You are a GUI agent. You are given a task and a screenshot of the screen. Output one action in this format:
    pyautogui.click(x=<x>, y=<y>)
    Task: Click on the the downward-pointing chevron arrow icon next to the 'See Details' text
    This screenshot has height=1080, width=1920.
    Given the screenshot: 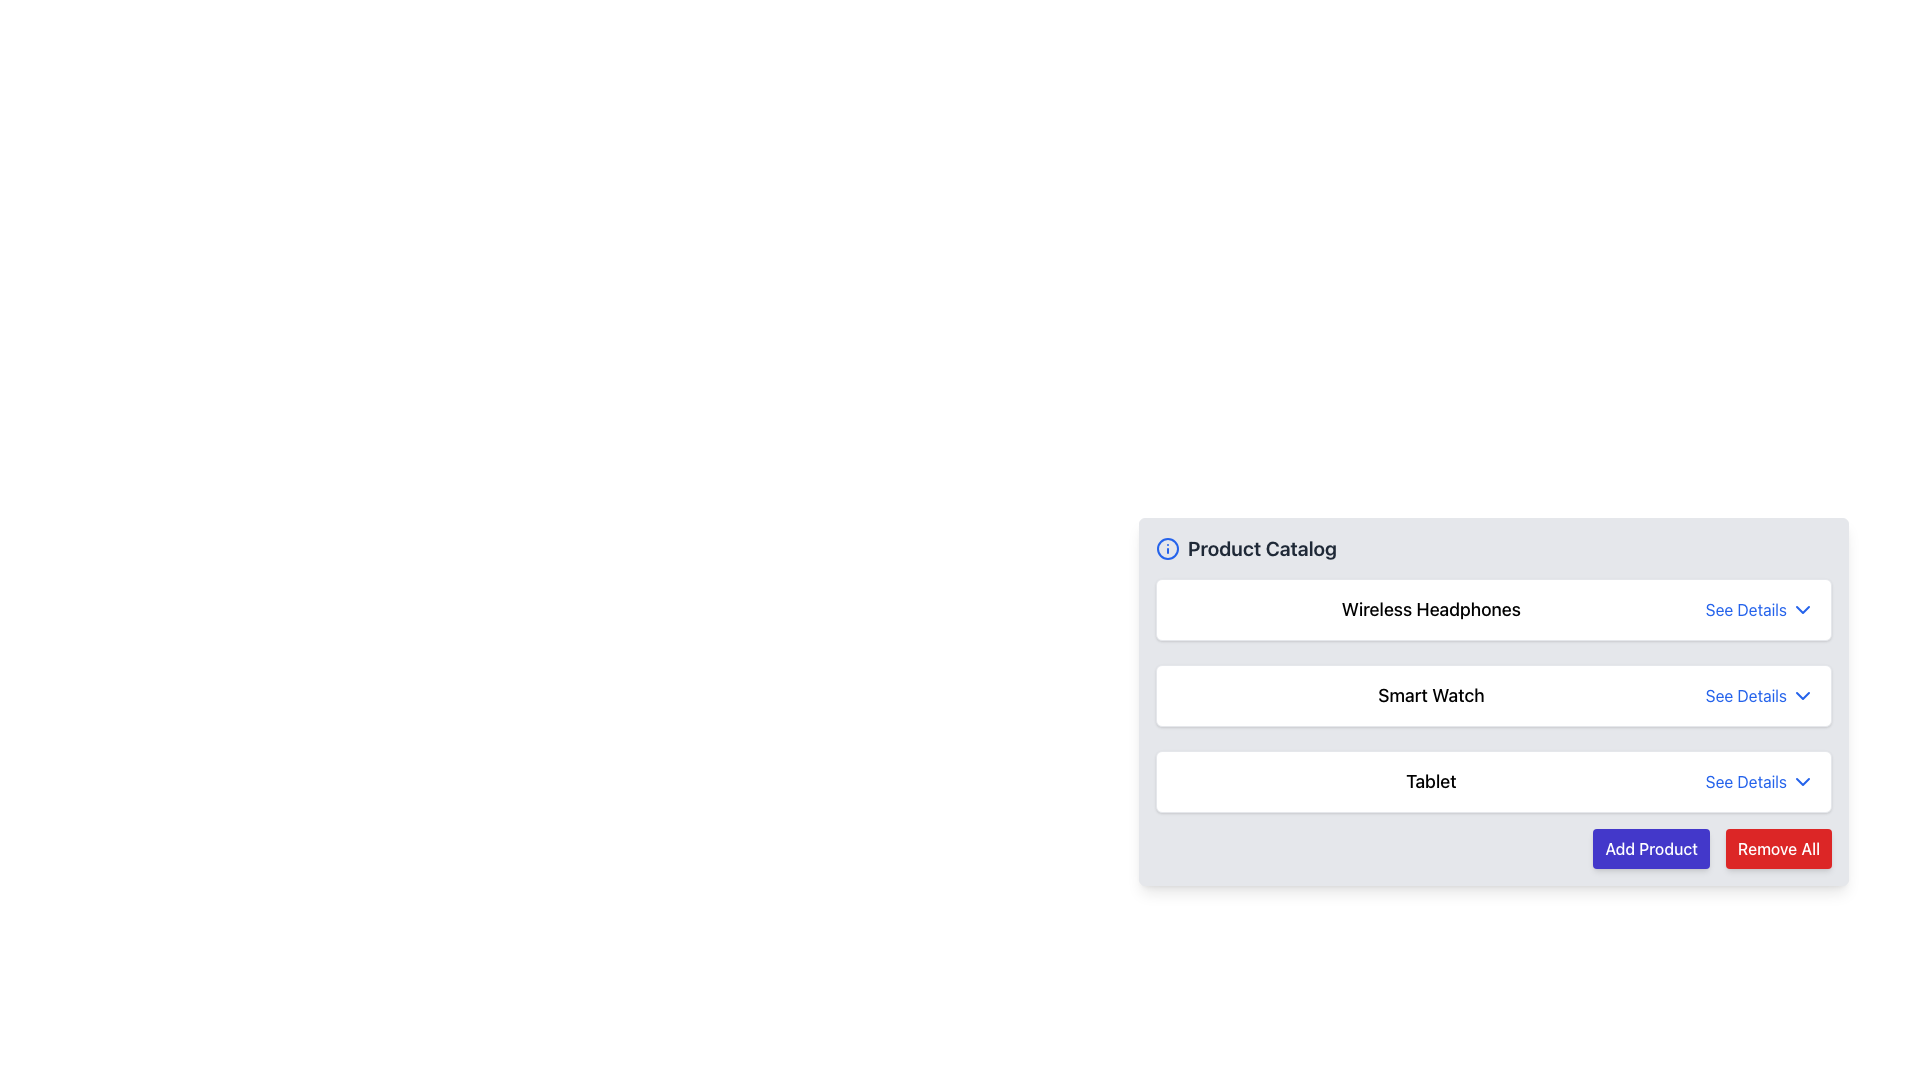 What is the action you would take?
    pyautogui.click(x=1803, y=608)
    